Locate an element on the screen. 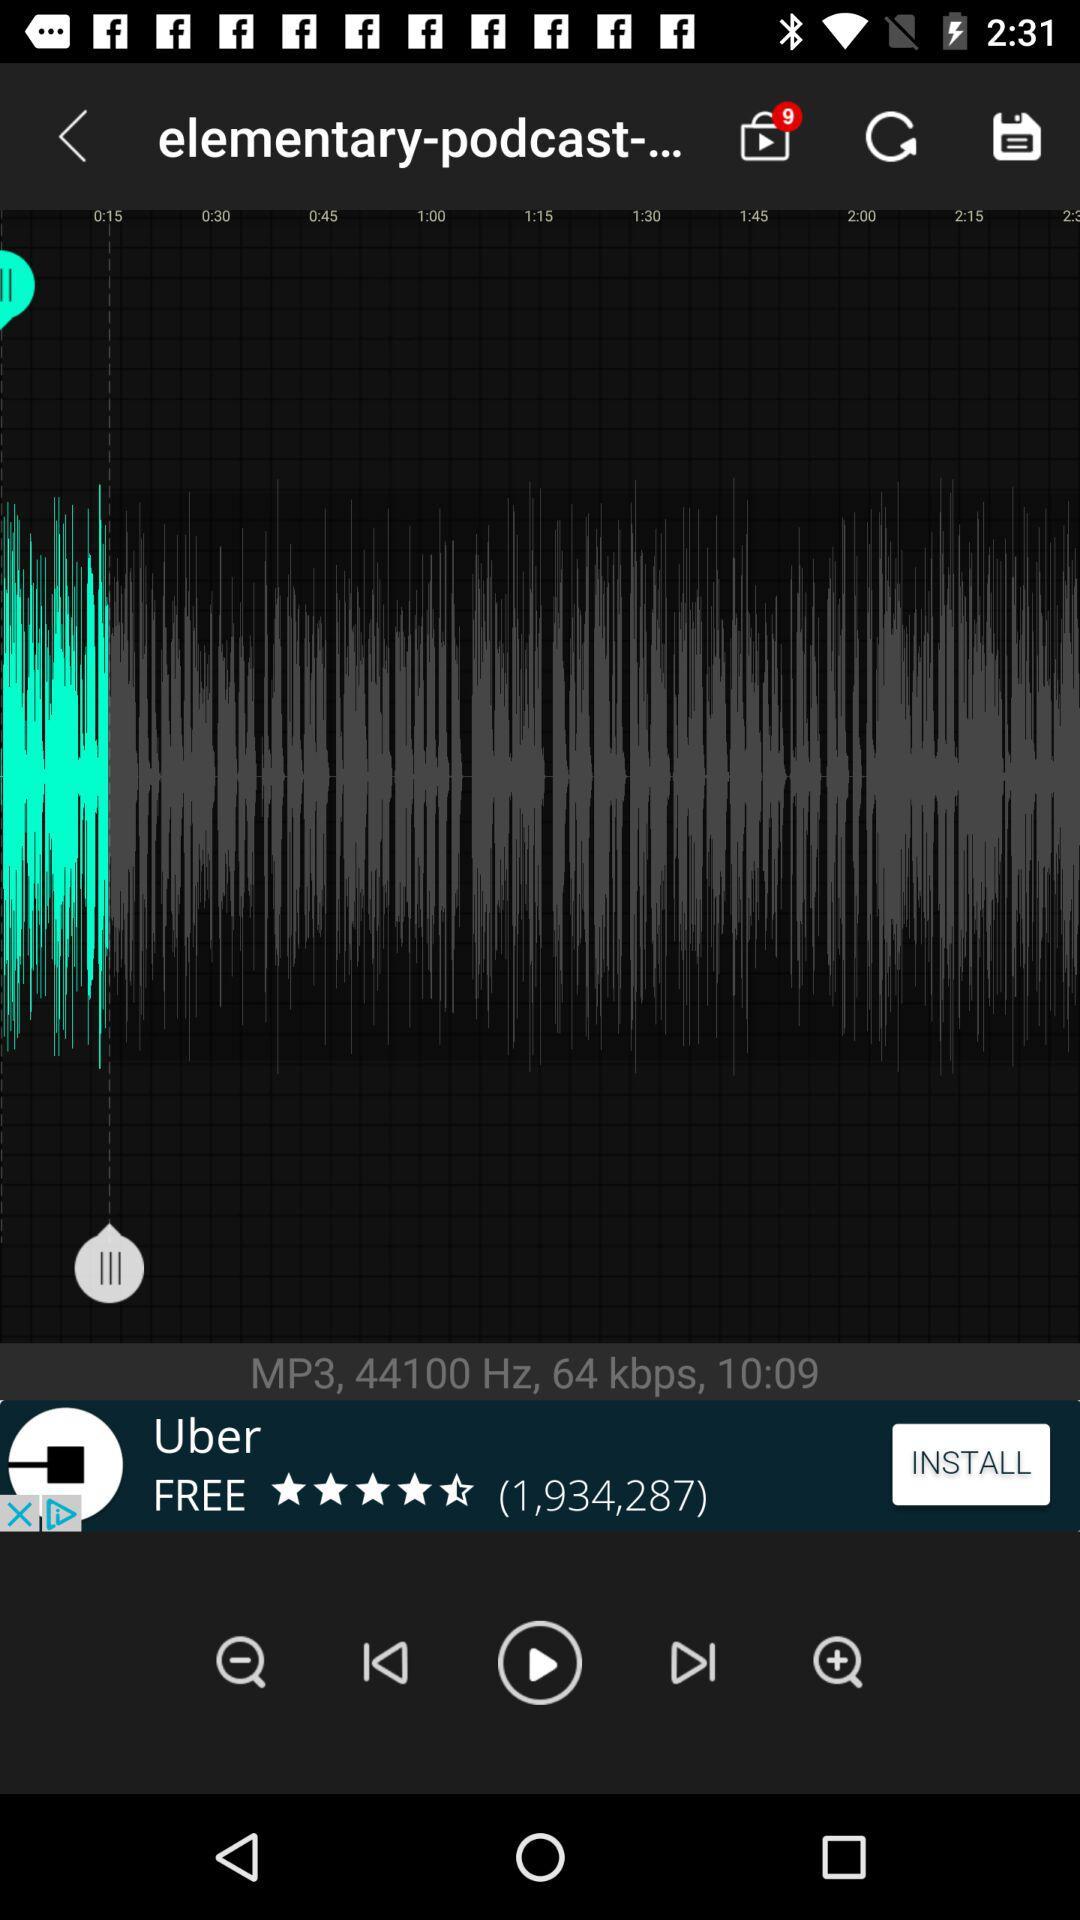 This screenshot has height=1920, width=1080. the skip_previous icon is located at coordinates (386, 1662).